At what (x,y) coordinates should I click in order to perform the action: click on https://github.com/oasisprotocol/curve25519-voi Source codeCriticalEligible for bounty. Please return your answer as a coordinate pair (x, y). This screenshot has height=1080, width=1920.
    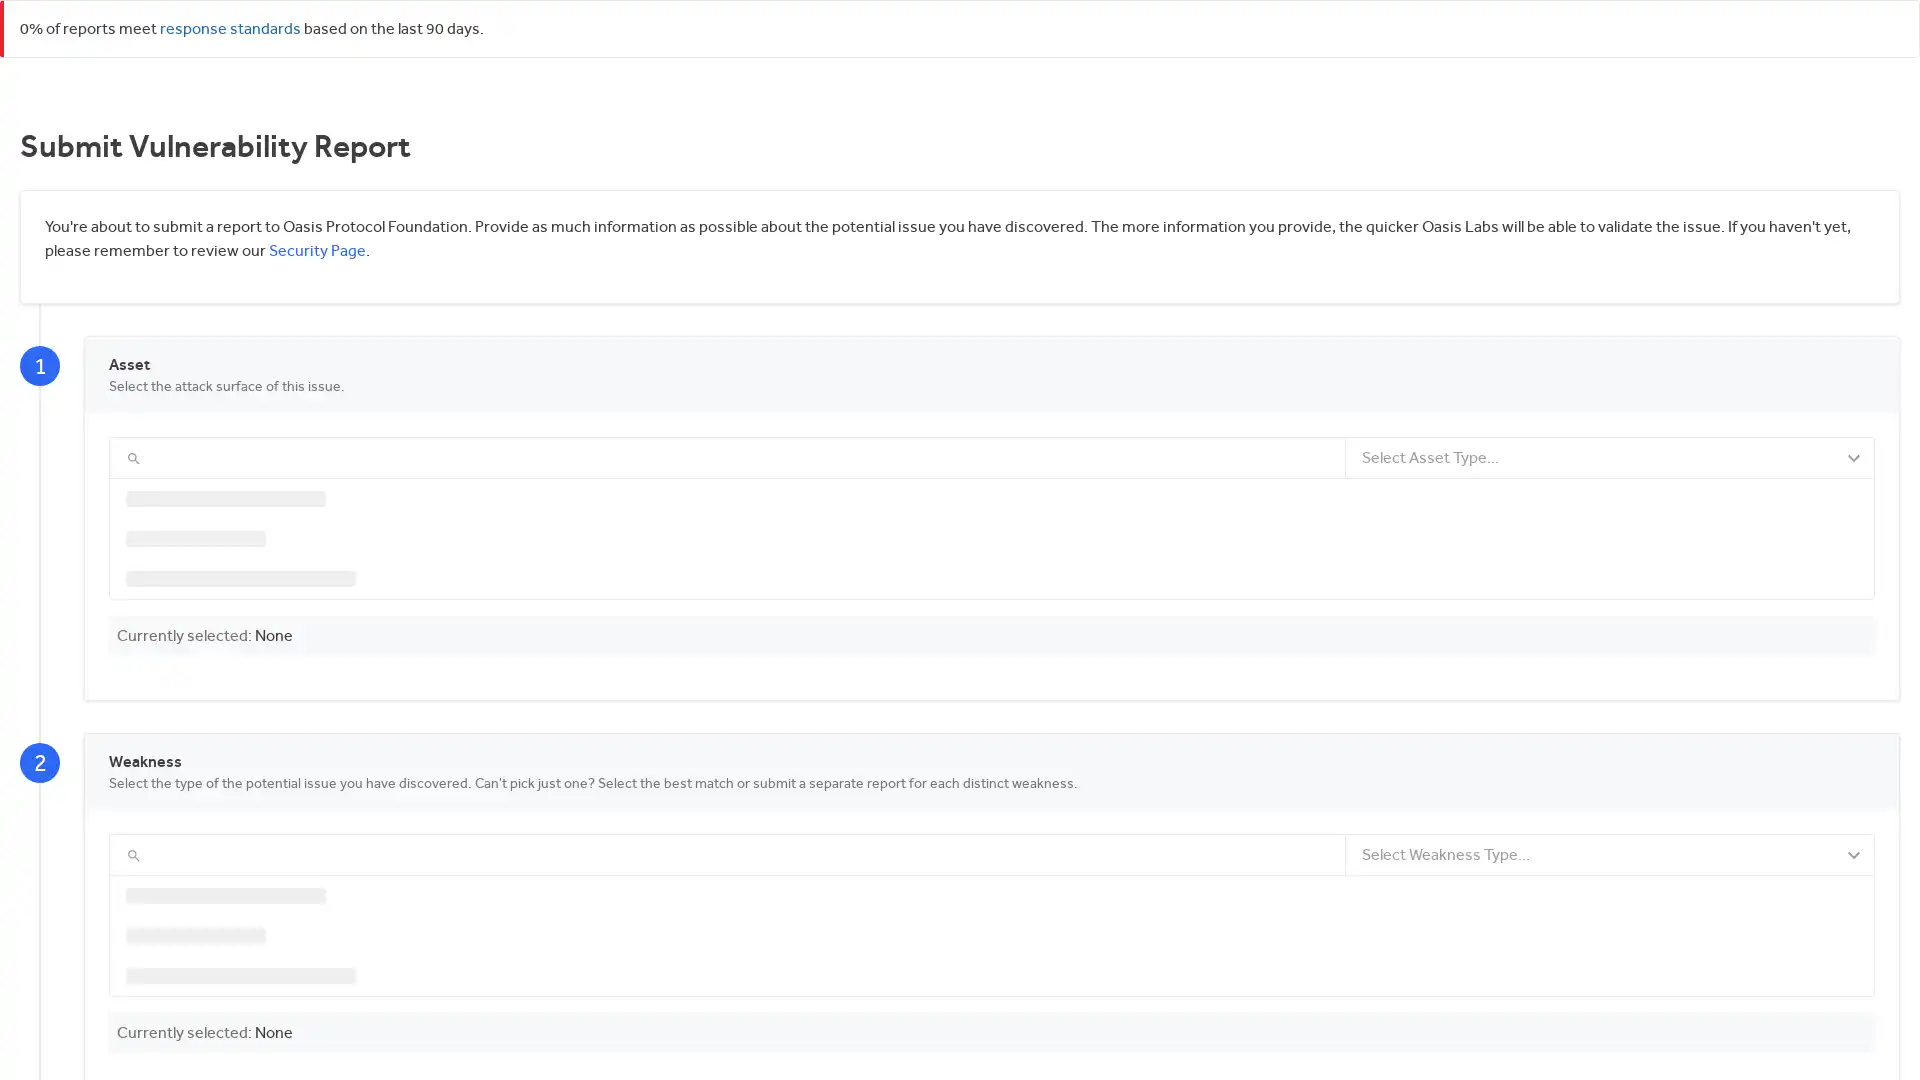
    Looking at the image, I should click on (992, 785).